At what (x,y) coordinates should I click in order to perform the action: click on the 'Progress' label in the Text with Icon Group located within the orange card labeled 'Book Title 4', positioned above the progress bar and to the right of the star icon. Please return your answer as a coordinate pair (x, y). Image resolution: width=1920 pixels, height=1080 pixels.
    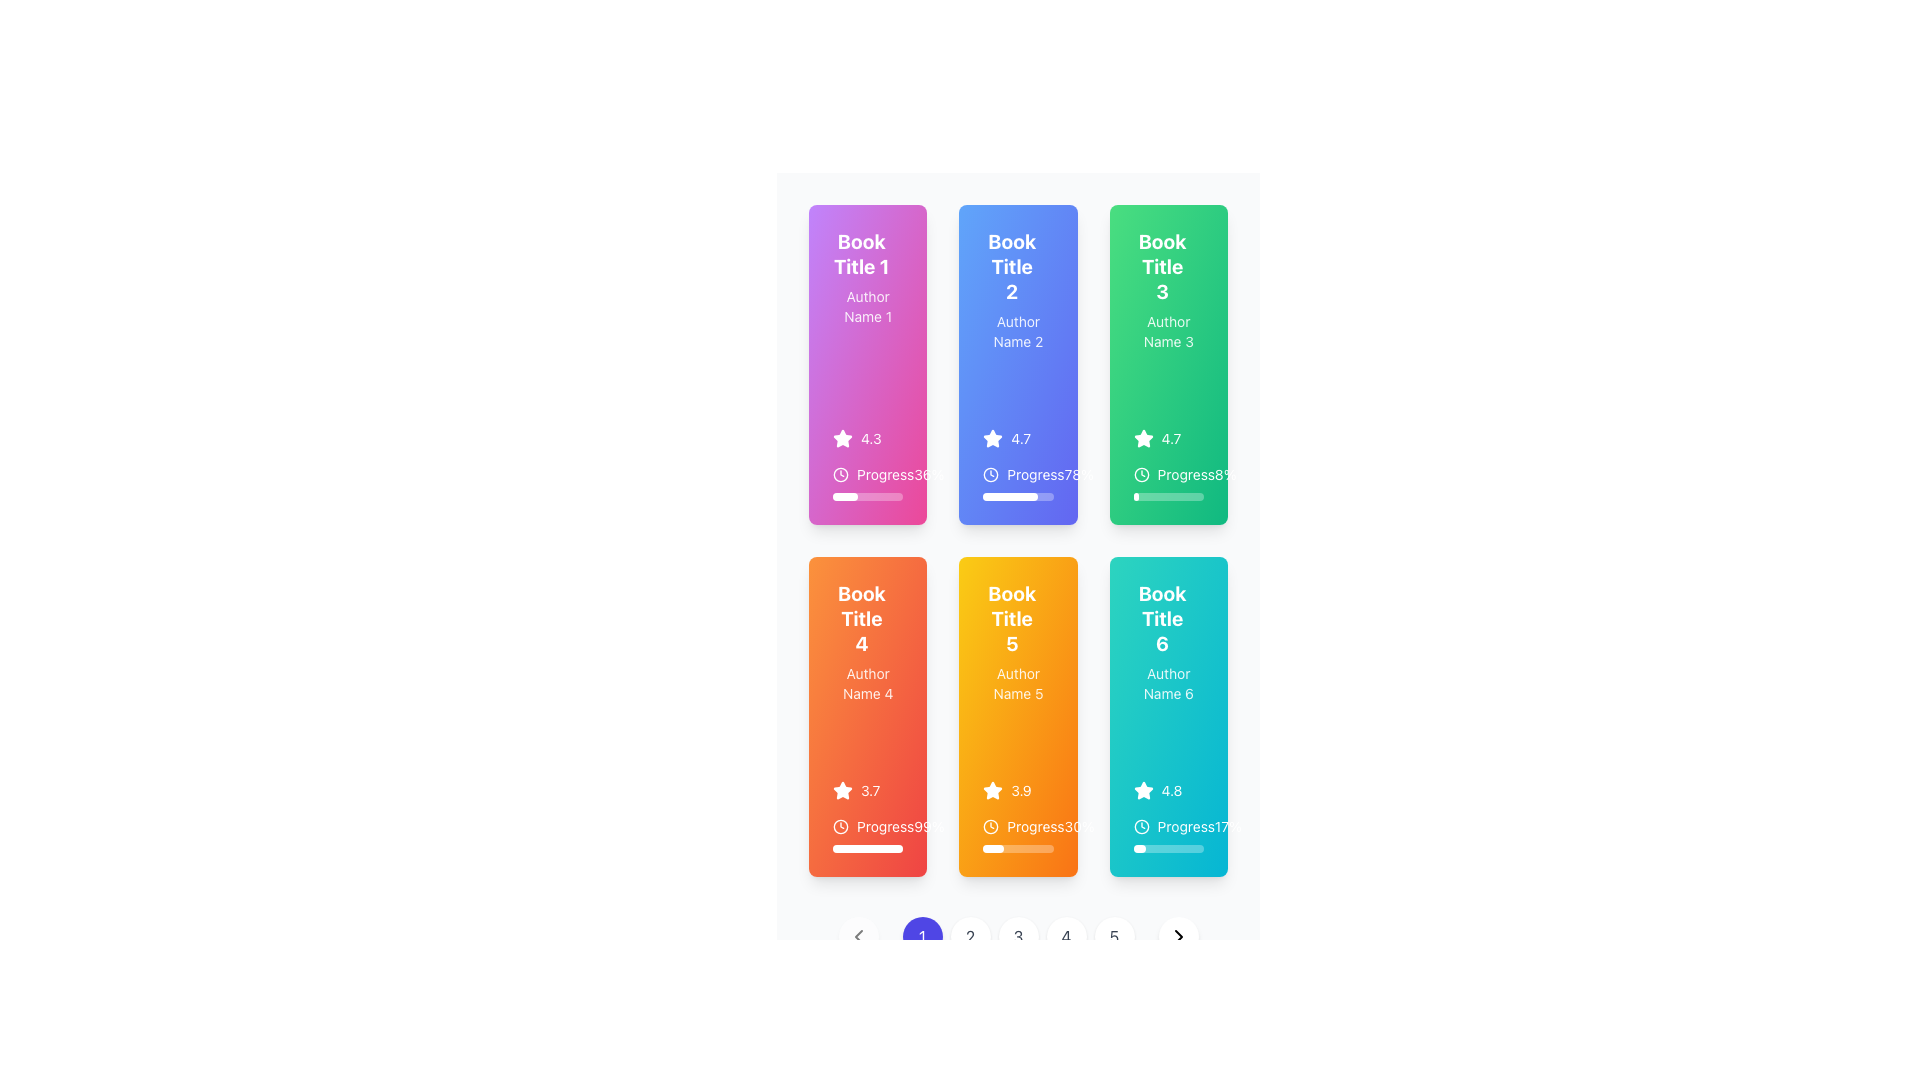
    Looking at the image, I should click on (873, 826).